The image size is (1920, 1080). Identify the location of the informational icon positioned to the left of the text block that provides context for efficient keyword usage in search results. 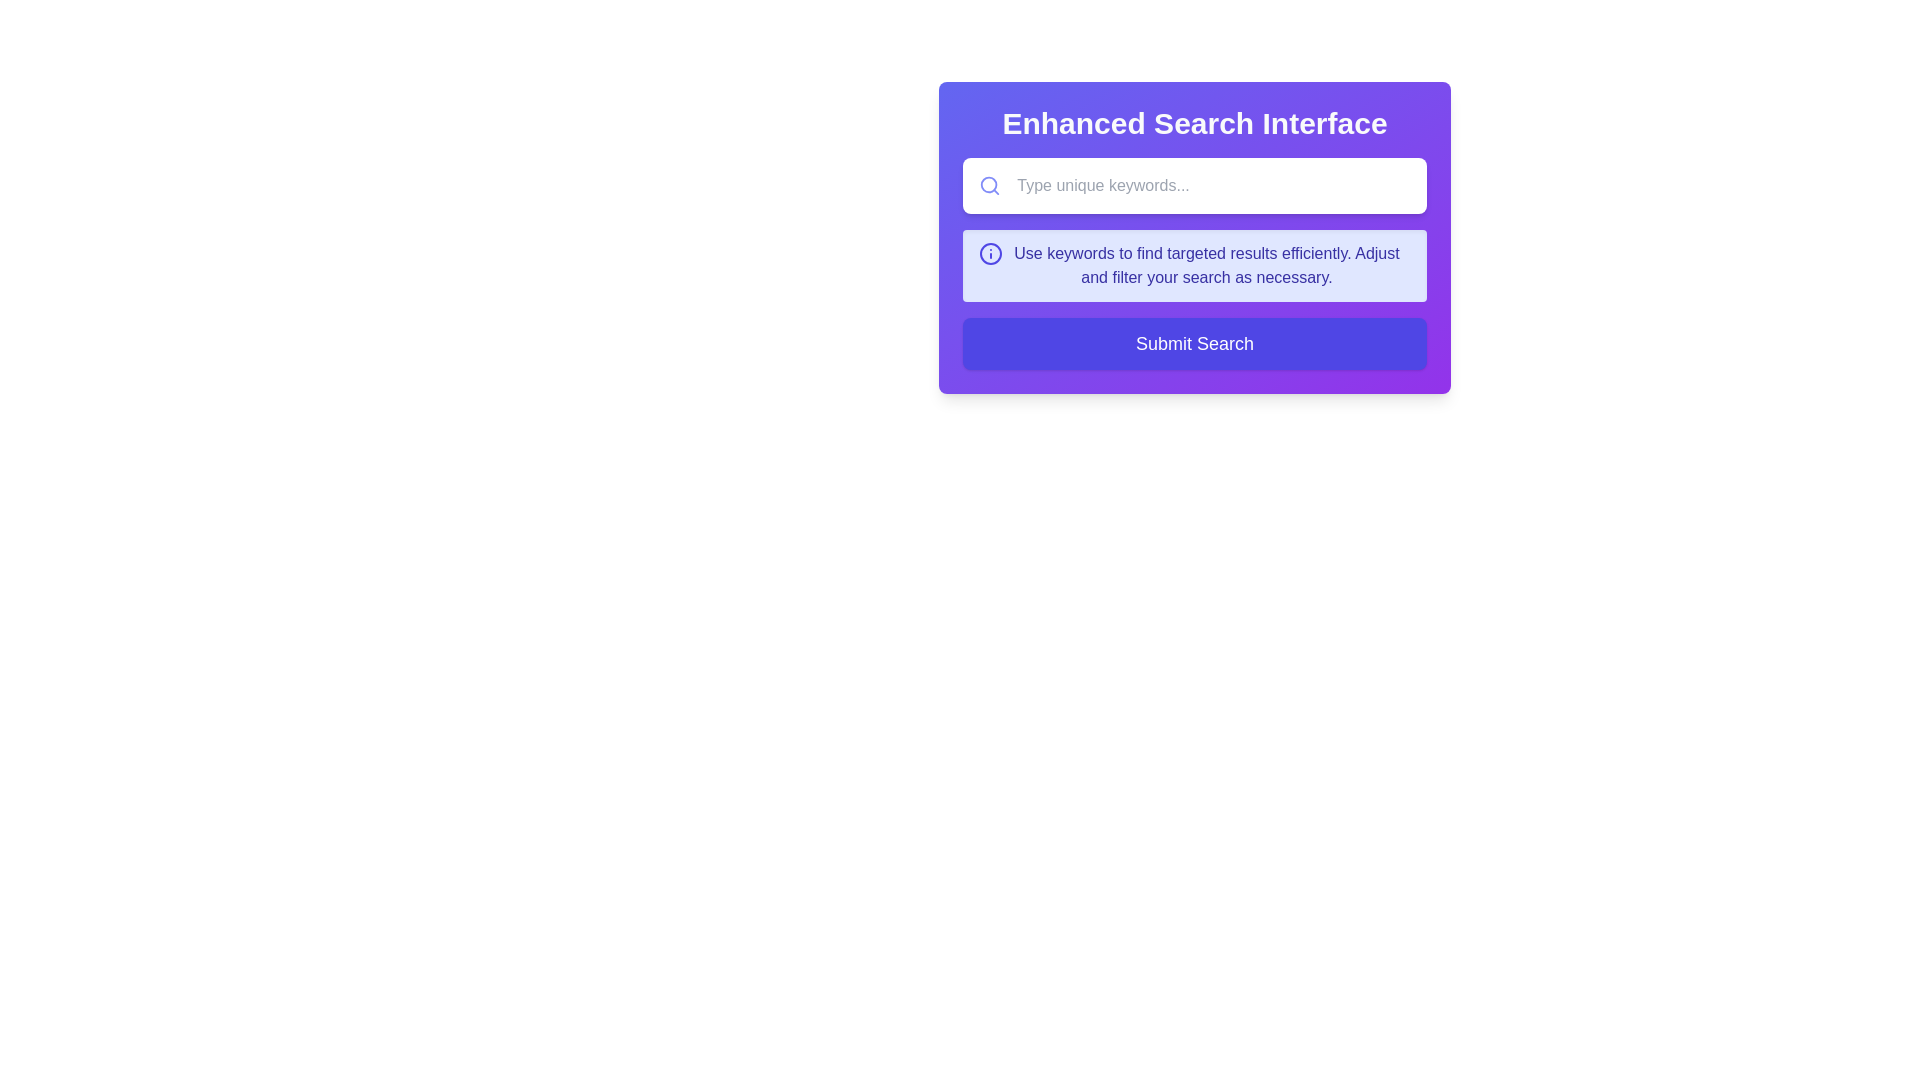
(990, 253).